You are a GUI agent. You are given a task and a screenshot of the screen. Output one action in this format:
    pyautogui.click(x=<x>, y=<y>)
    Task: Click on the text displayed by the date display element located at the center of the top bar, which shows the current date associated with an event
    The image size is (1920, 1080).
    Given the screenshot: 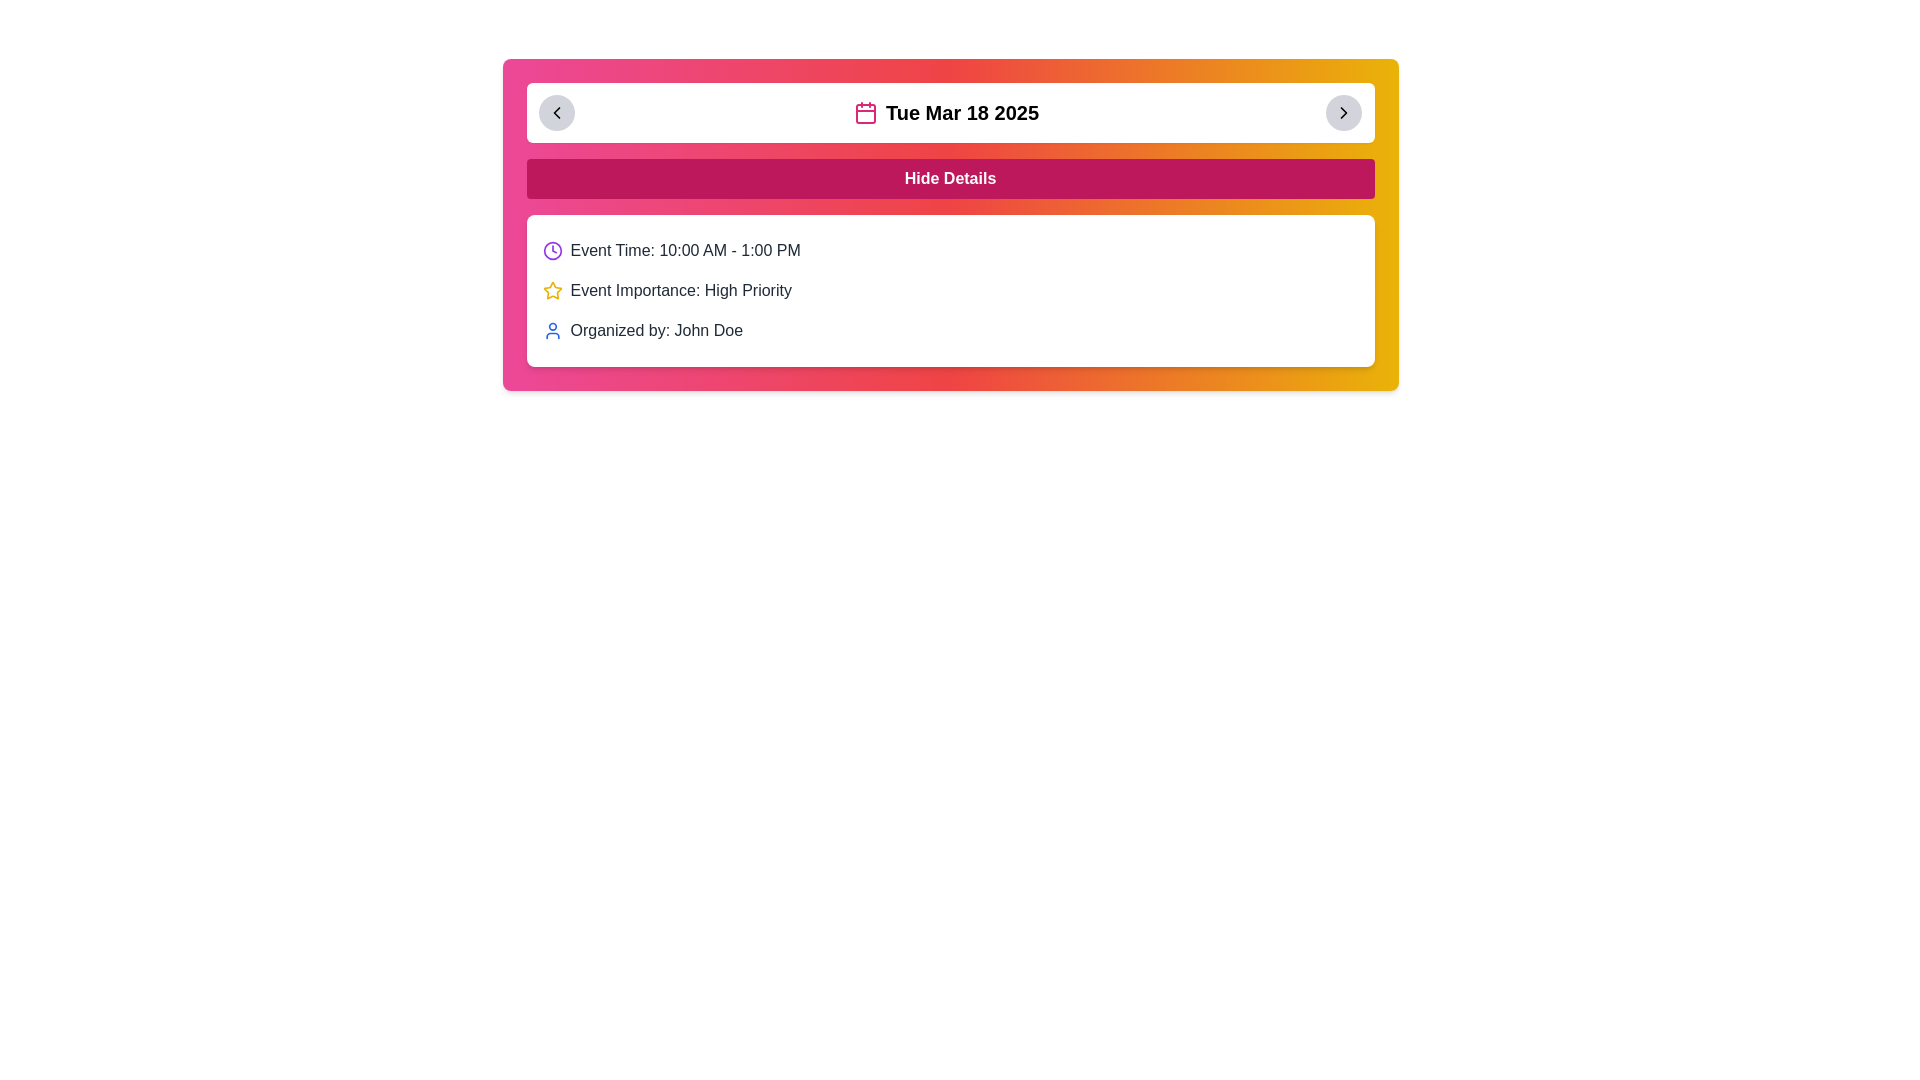 What is the action you would take?
    pyautogui.click(x=949, y=112)
    